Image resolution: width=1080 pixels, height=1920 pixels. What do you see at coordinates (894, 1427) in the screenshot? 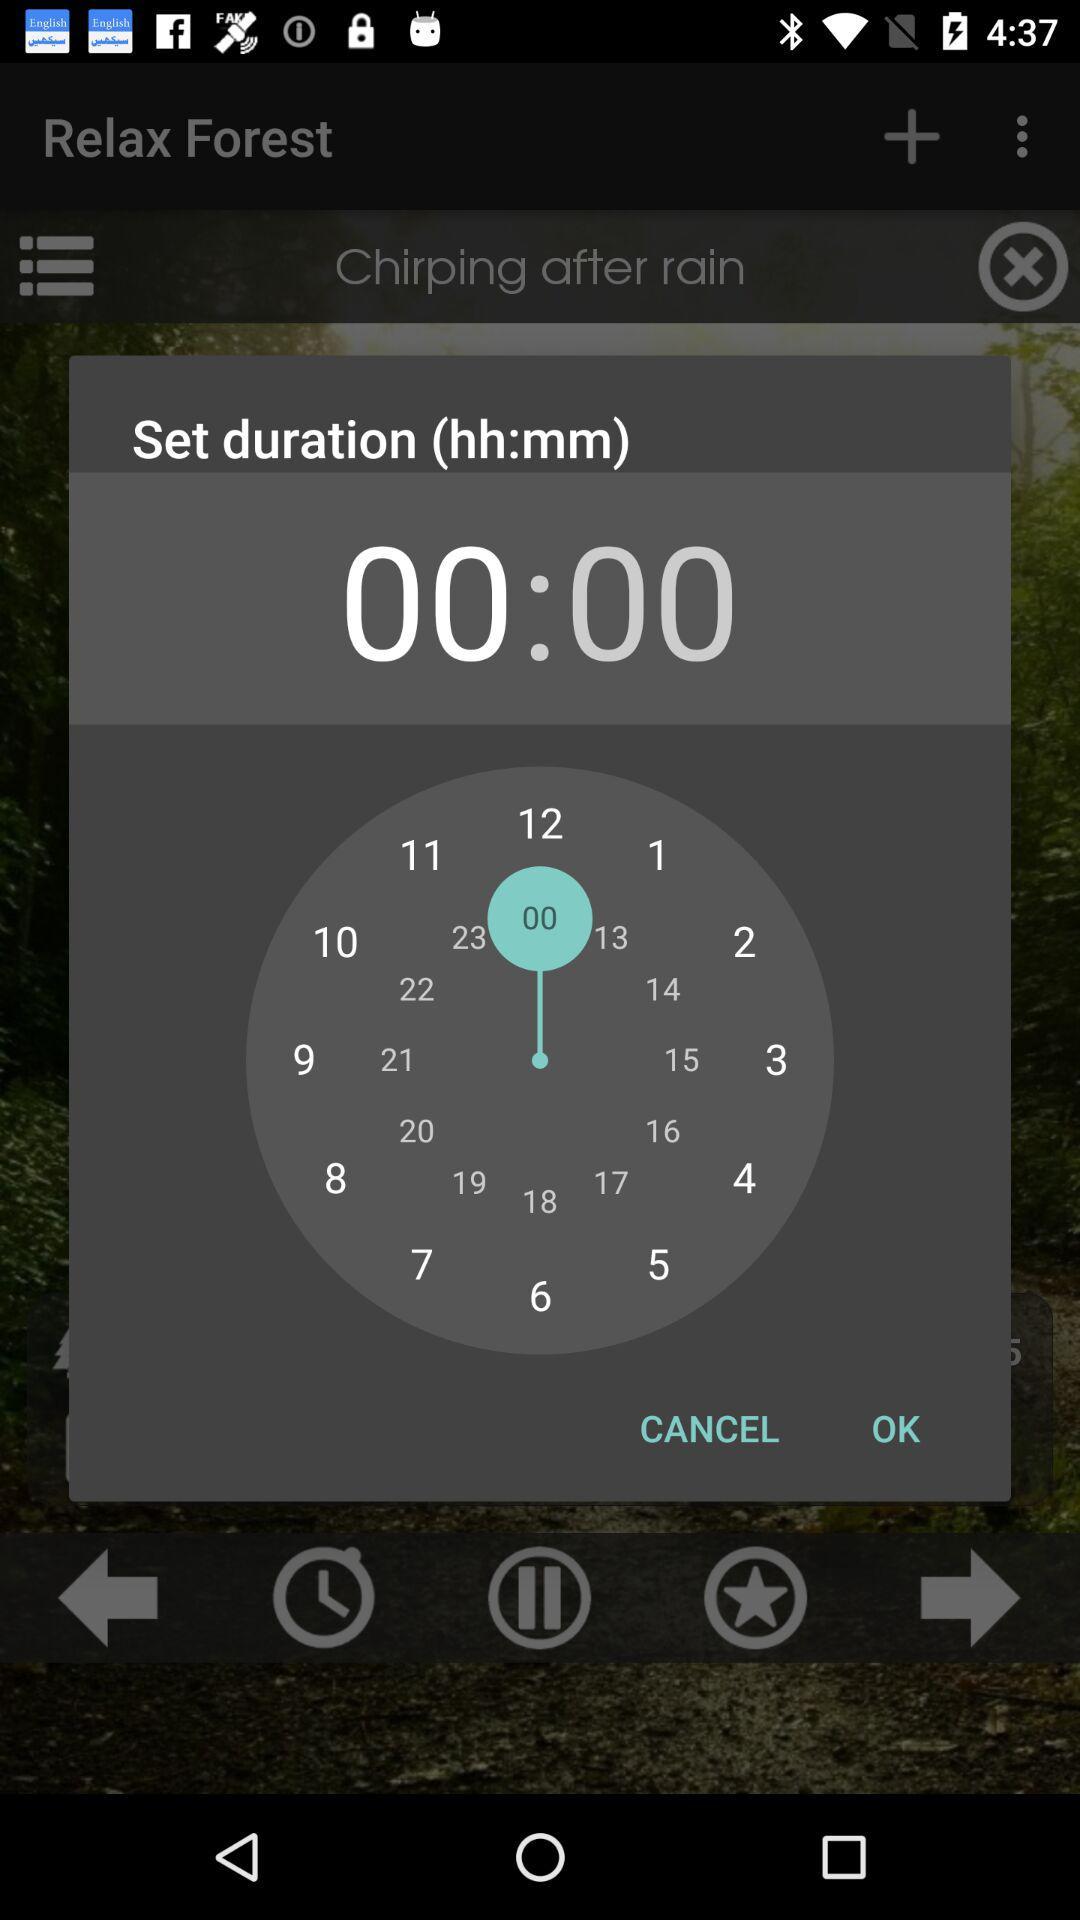
I see `the item at the bottom right corner` at bounding box center [894, 1427].